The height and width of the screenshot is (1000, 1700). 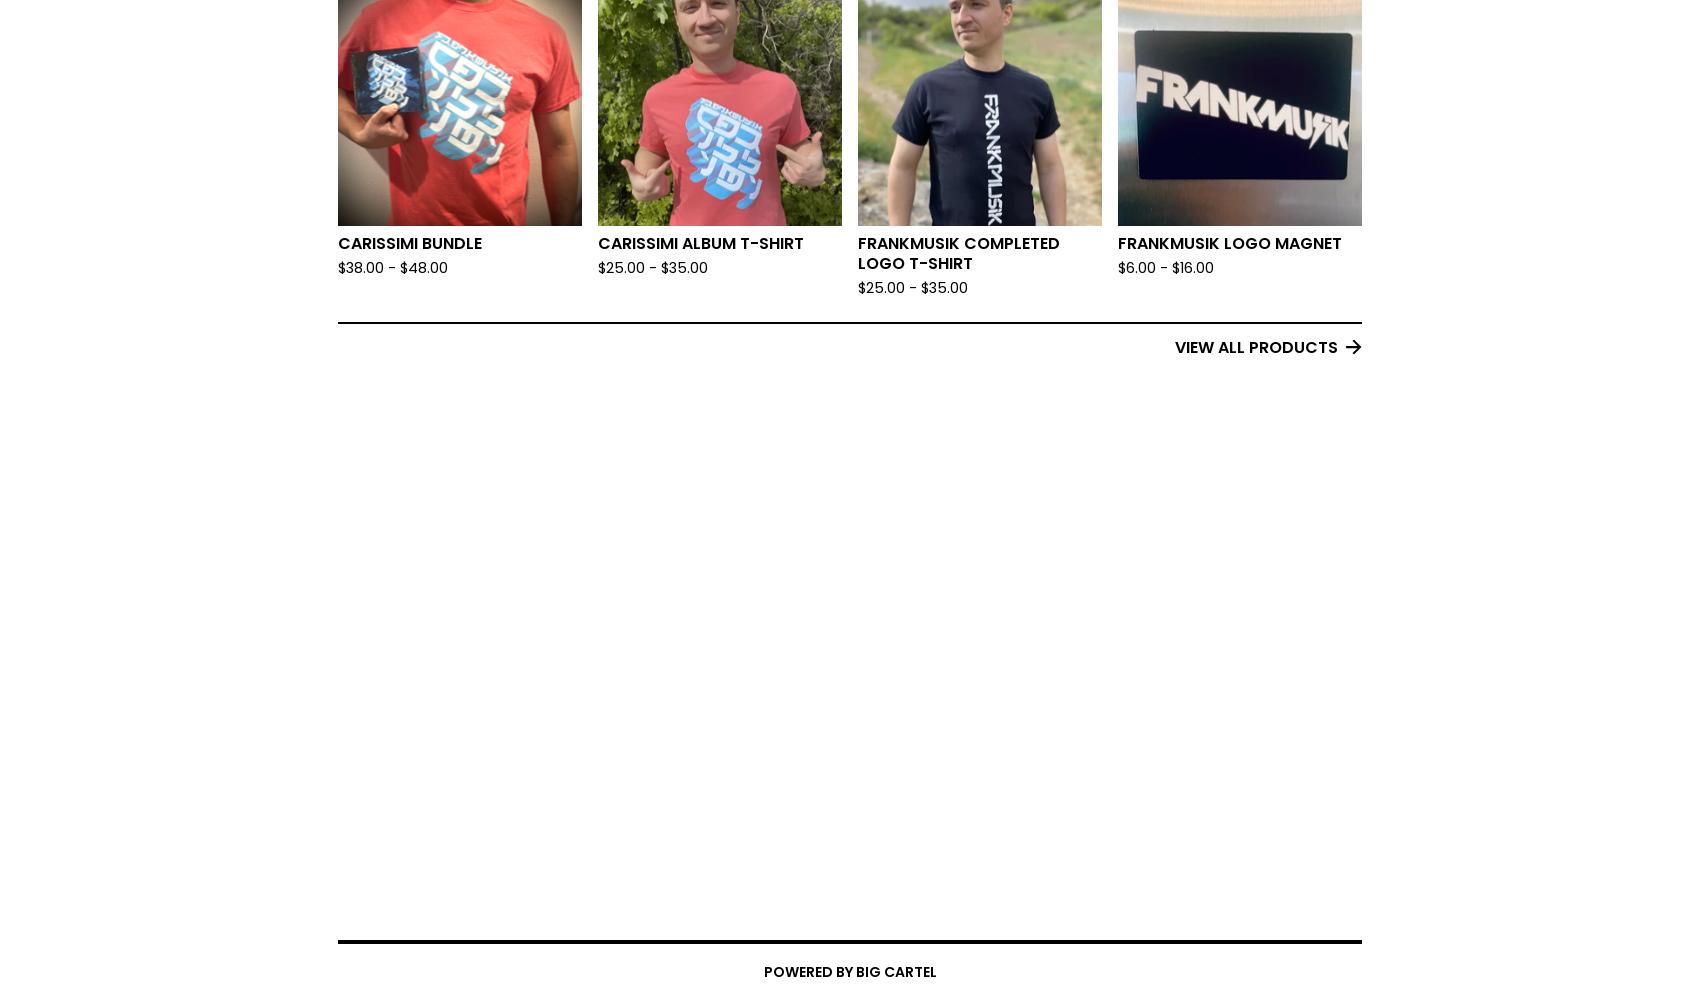 What do you see at coordinates (1195, 268) in the screenshot?
I see `'16.00'` at bounding box center [1195, 268].